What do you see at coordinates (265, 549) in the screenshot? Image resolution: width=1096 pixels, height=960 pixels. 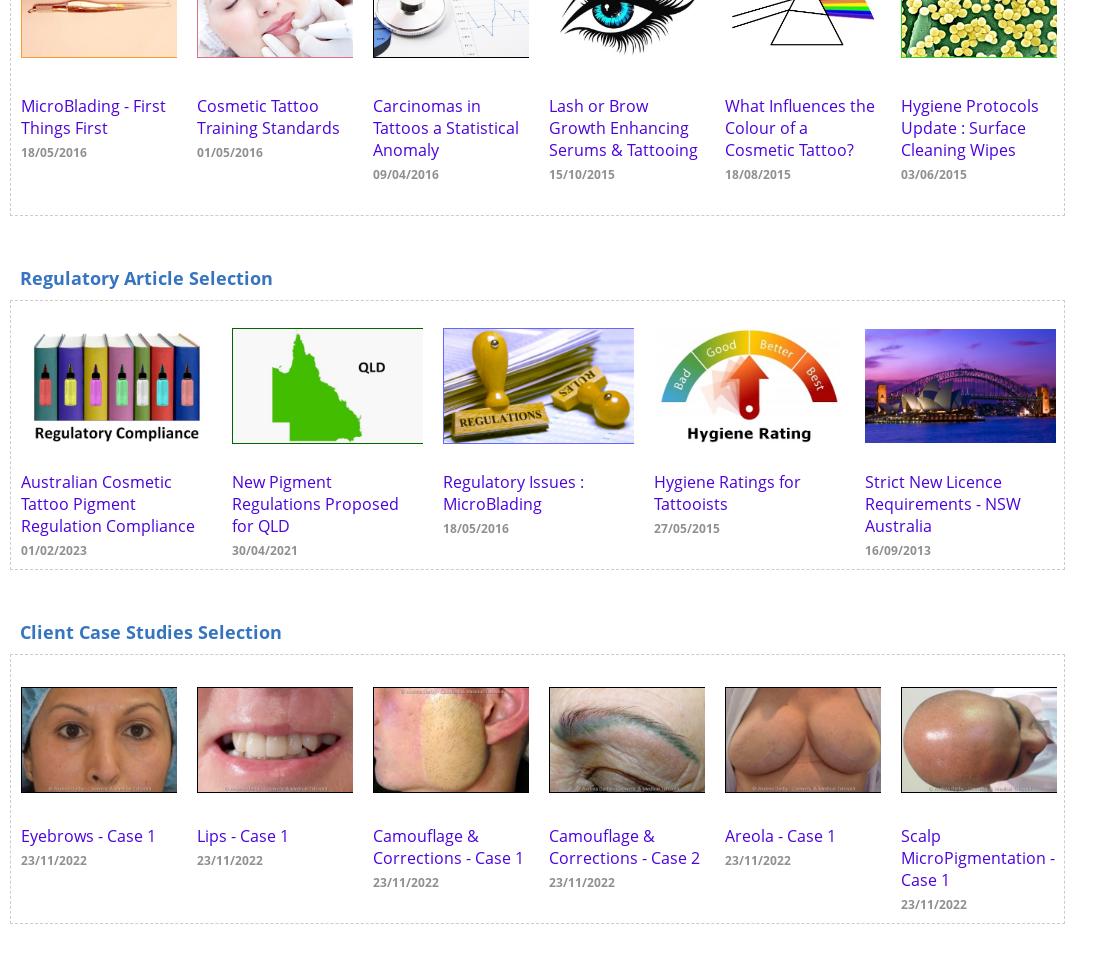 I see `'30/04/2021'` at bounding box center [265, 549].